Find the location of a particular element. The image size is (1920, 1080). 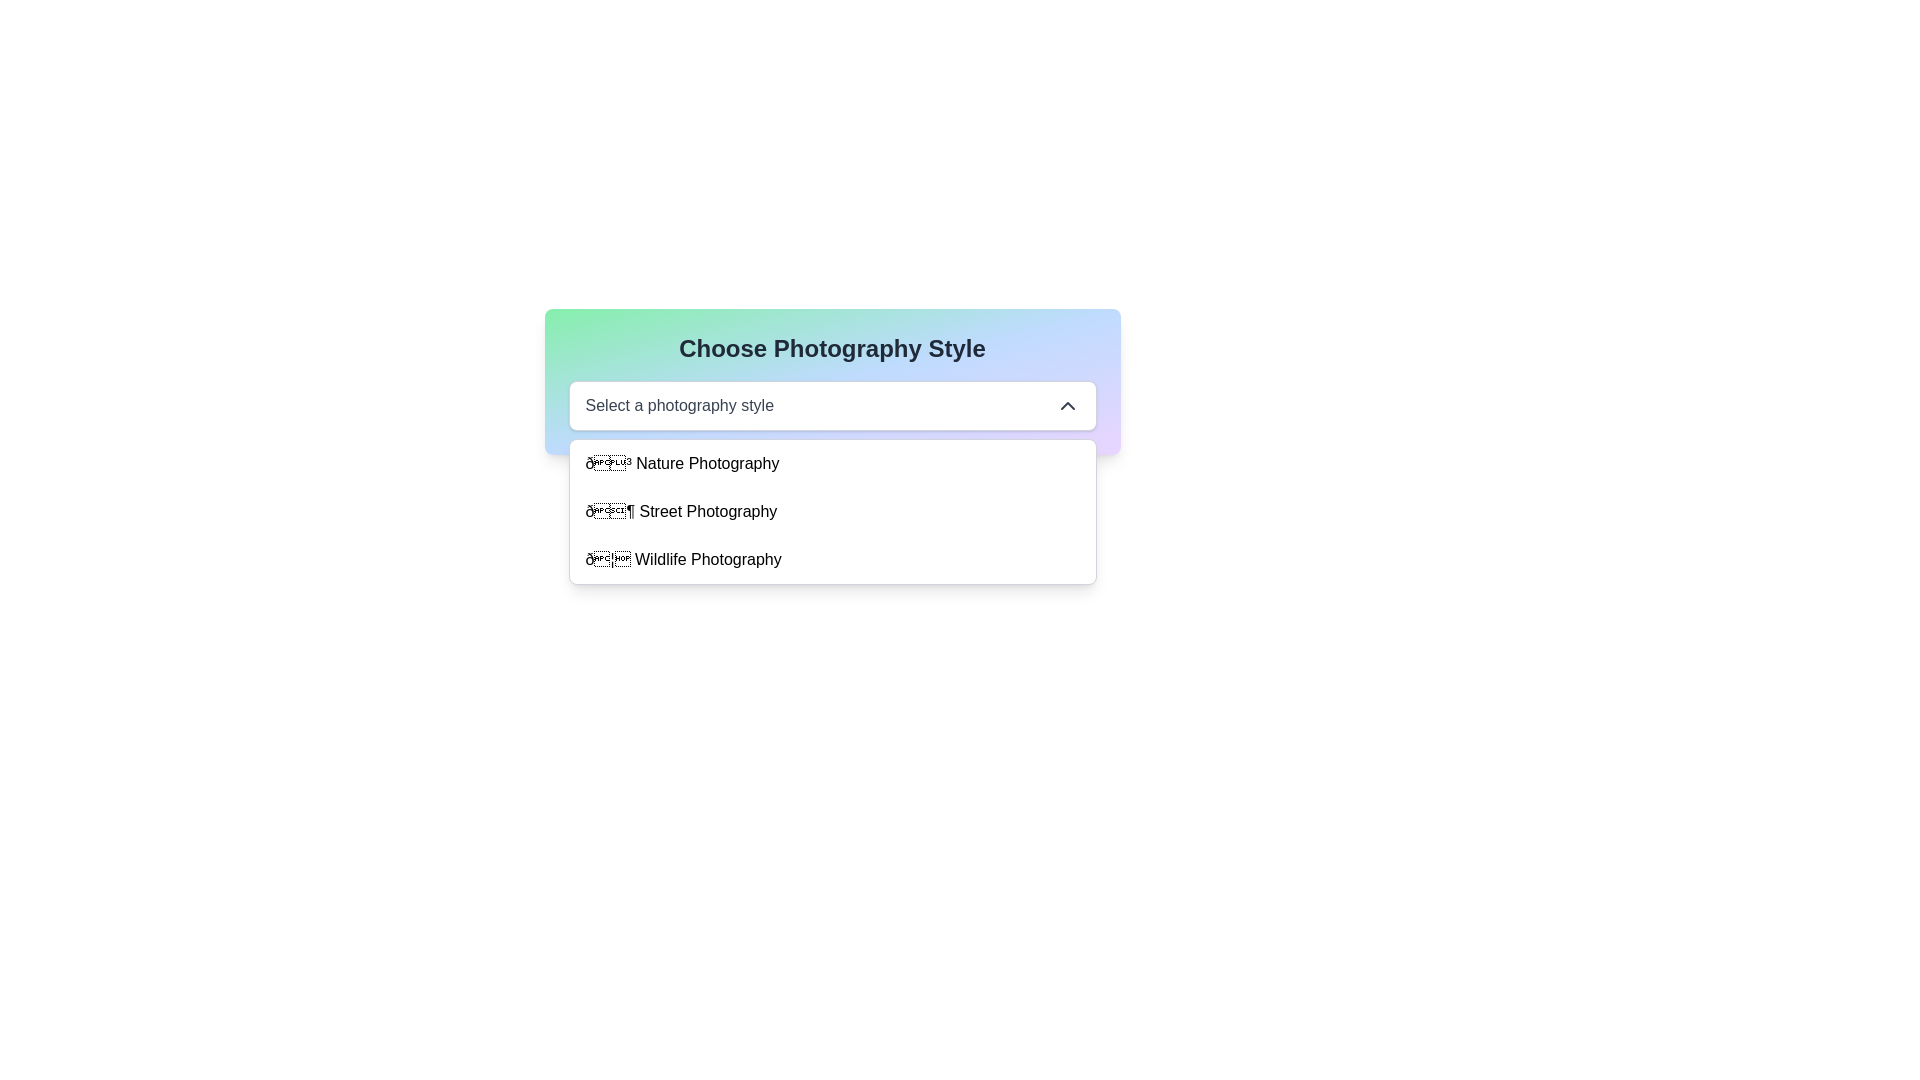

the dropdown toggle labeled 'Select a photography style' is located at coordinates (832, 405).